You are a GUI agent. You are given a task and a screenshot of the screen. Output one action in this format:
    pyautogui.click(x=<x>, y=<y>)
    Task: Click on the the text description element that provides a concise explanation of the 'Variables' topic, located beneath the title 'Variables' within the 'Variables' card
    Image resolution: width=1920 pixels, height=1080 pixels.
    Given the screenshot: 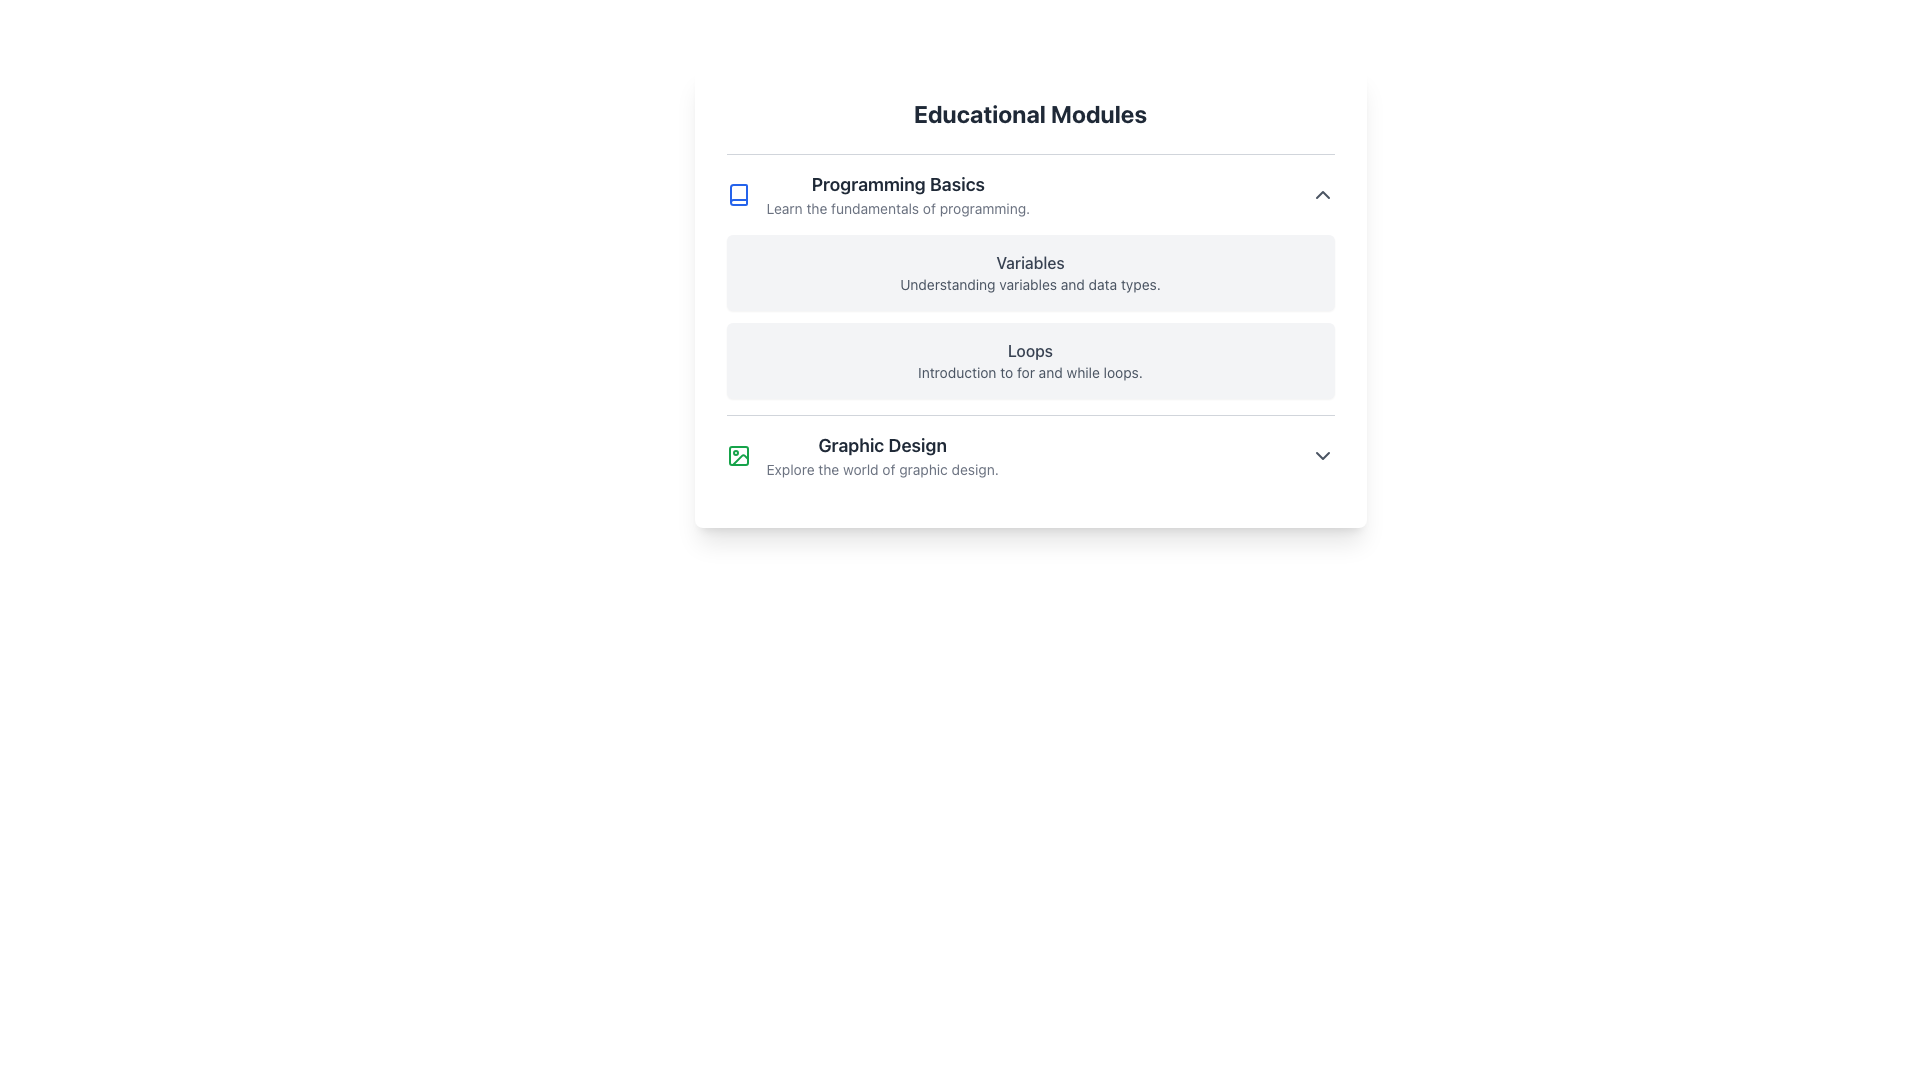 What is the action you would take?
    pyautogui.click(x=1030, y=285)
    